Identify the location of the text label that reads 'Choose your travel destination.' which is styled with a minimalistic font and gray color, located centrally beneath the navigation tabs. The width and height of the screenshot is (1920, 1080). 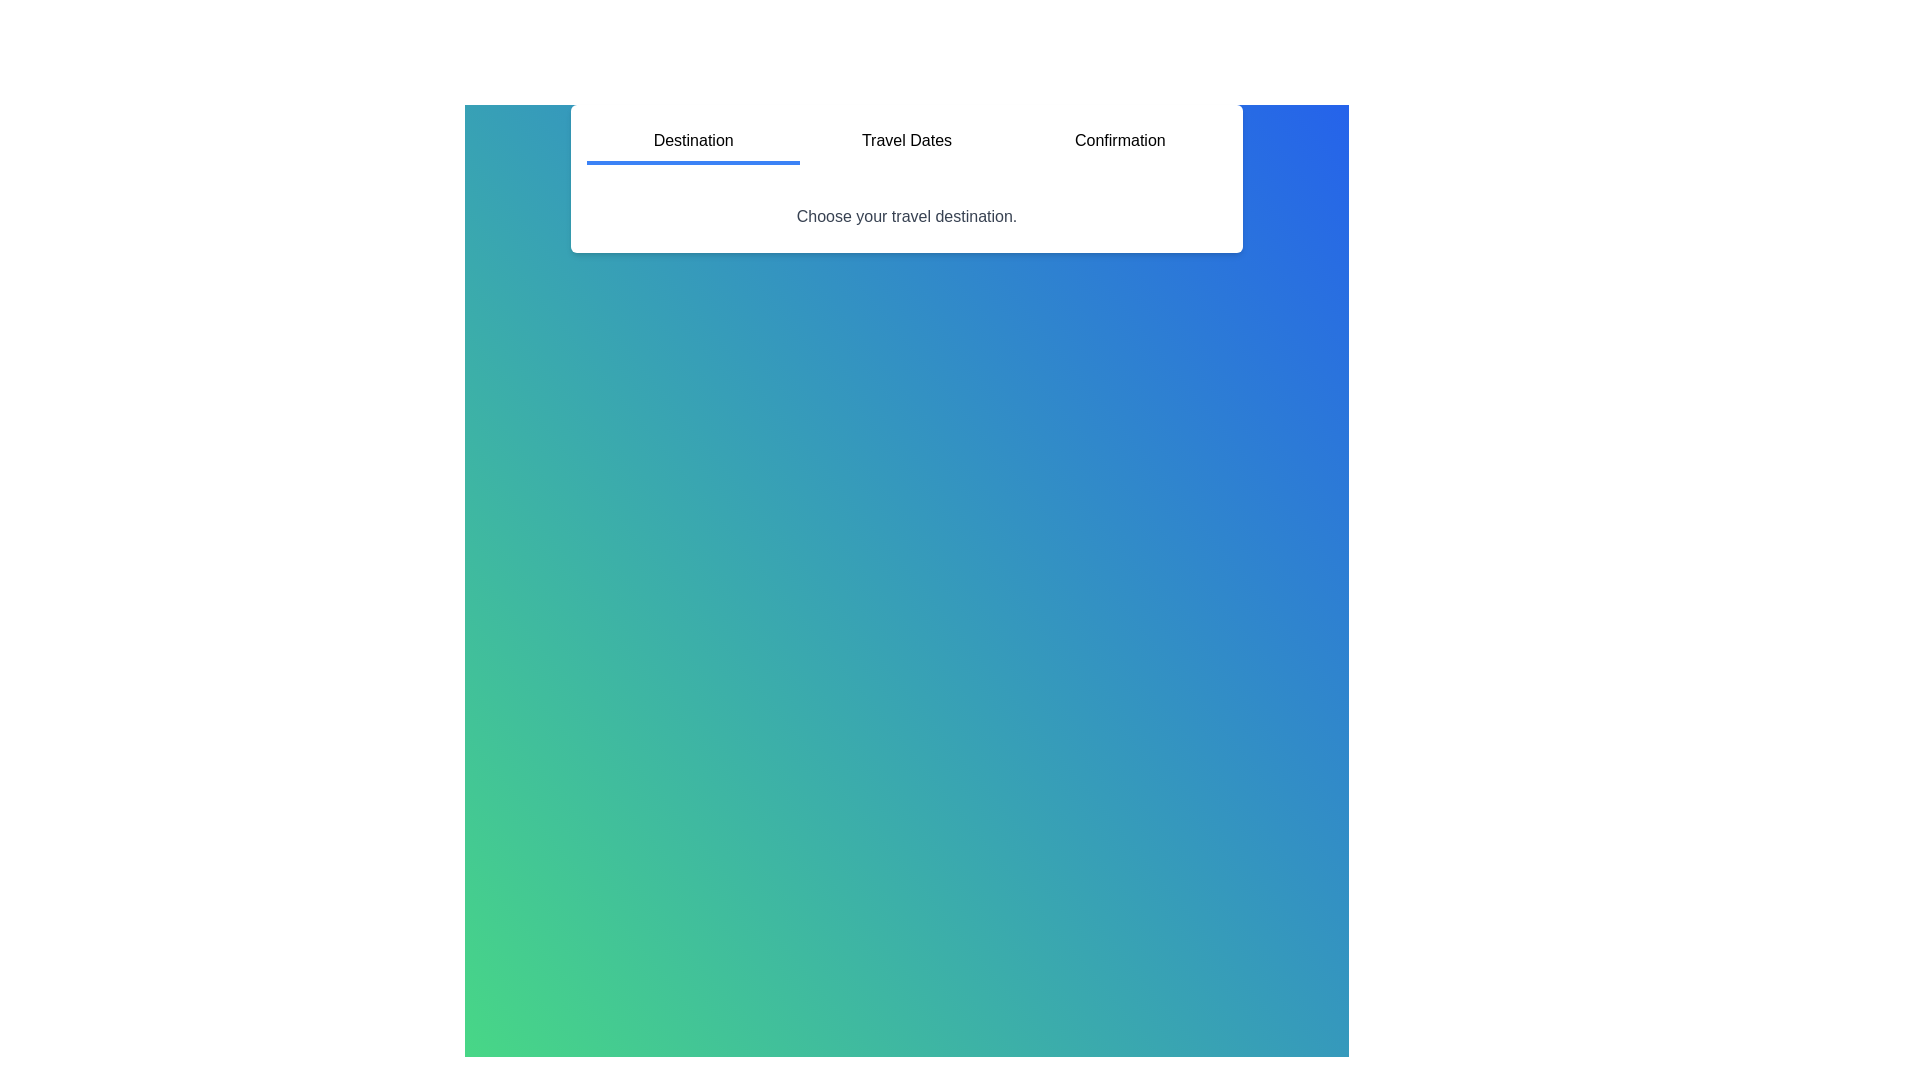
(906, 216).